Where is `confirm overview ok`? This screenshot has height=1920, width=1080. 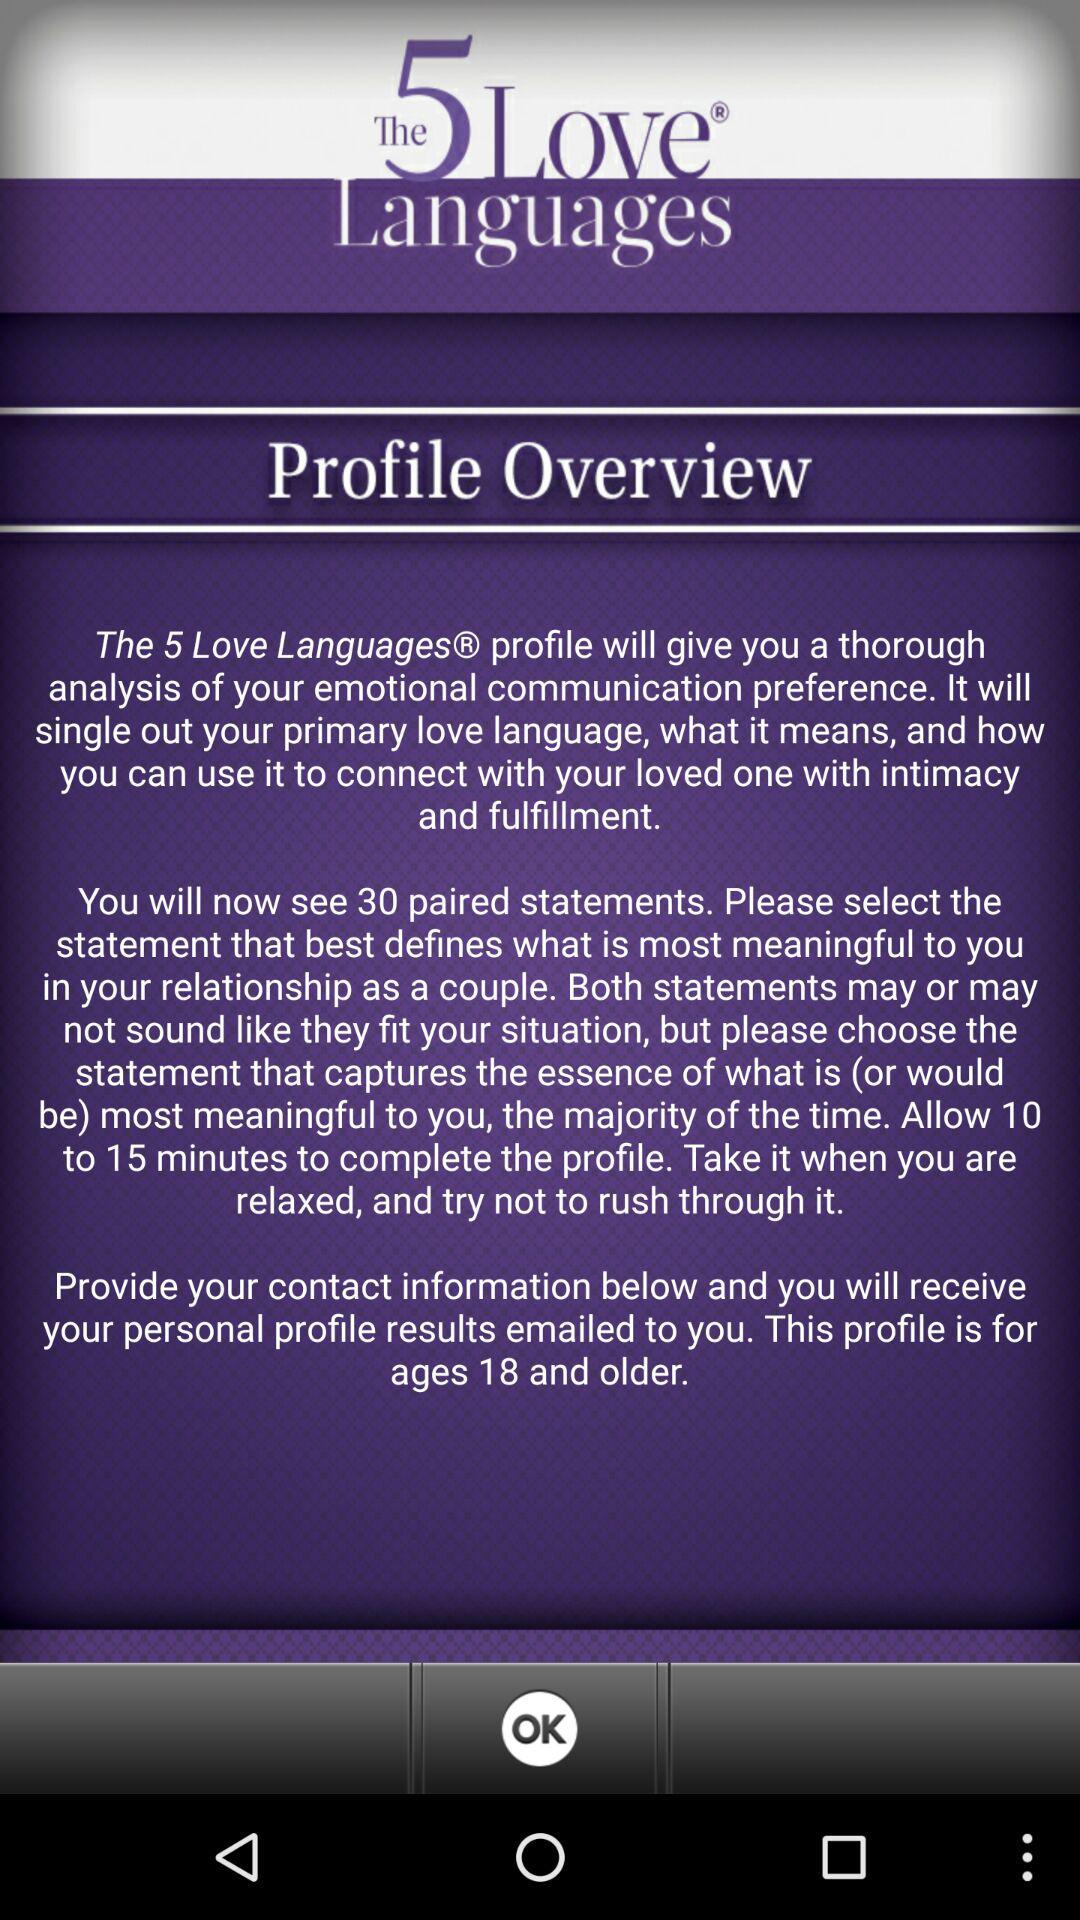
confirm overview ok is located at coordinates (538, 1727).